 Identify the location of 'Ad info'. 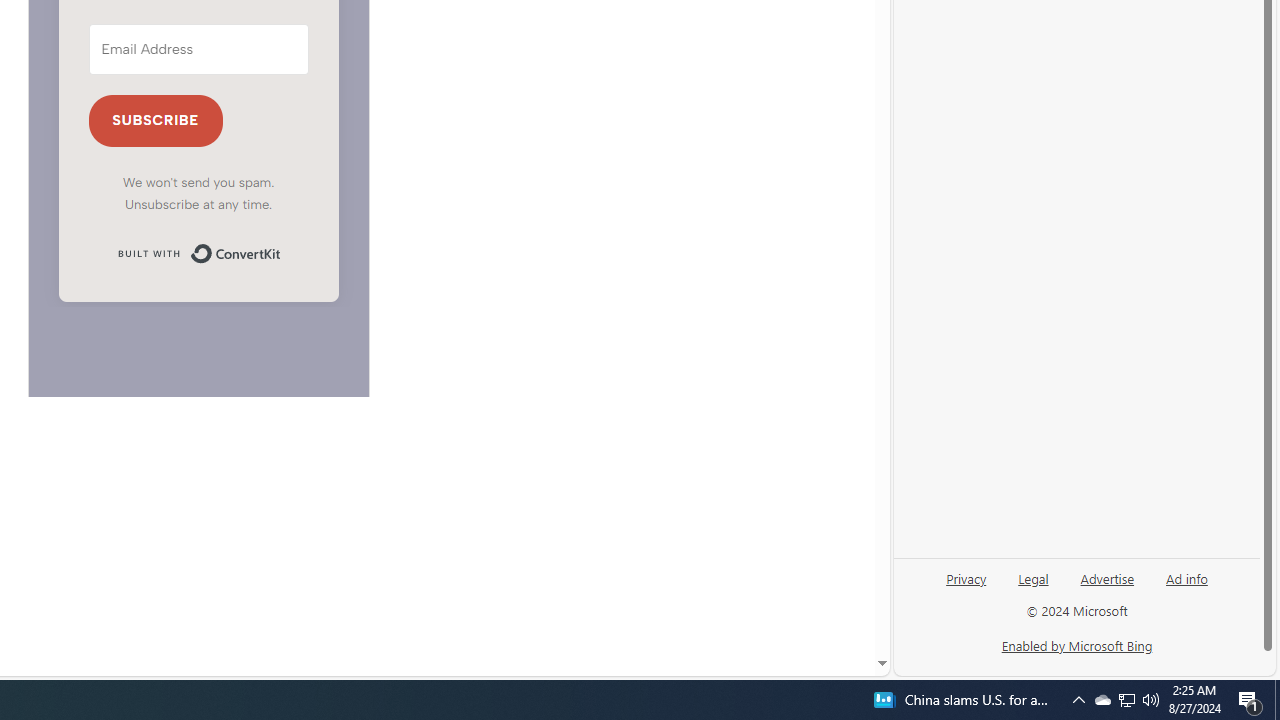
(1187, 577).